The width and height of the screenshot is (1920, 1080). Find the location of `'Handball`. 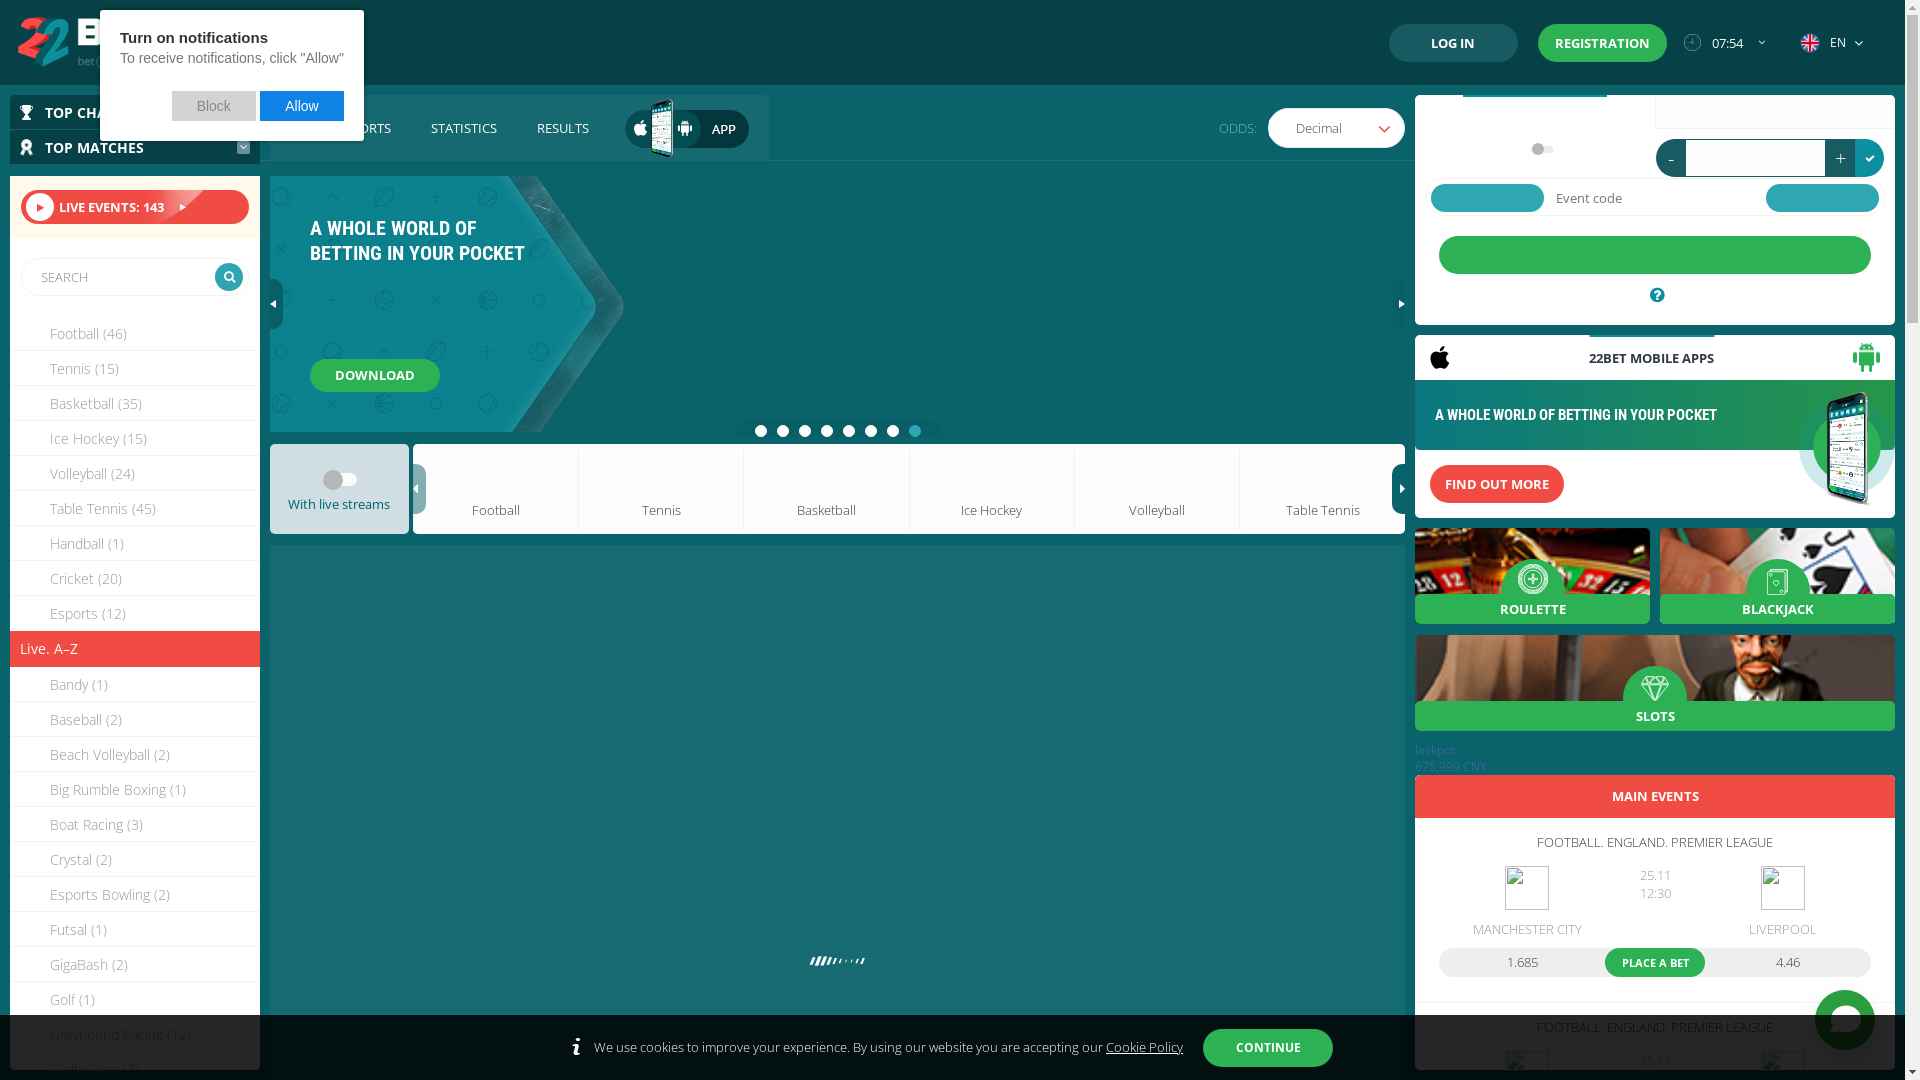

'Handball is located at coordinates (133, 543).